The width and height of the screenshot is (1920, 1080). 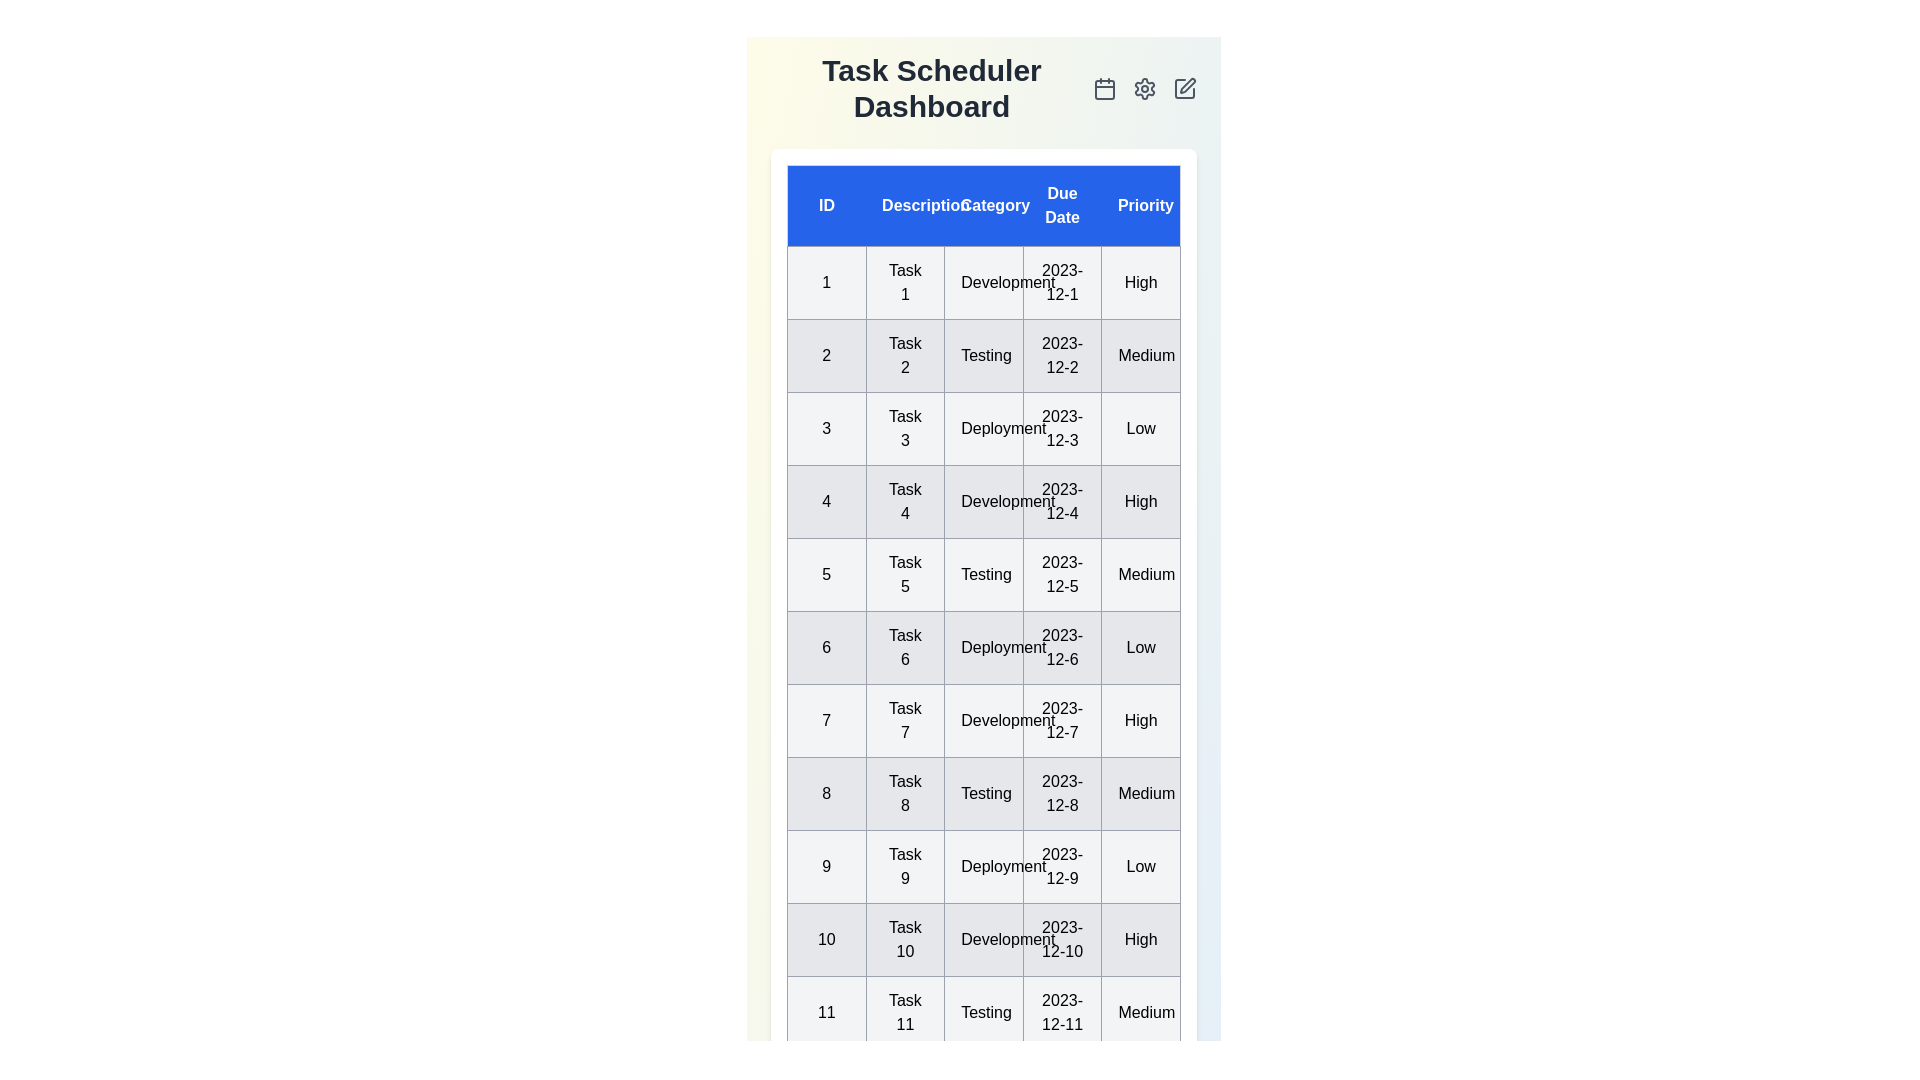 What do you see at coordinates (1061, 205) in the screenshot?
I see `the column header 'Due Date' to sort the tasks by that column` at bounding box center [1061, 205].